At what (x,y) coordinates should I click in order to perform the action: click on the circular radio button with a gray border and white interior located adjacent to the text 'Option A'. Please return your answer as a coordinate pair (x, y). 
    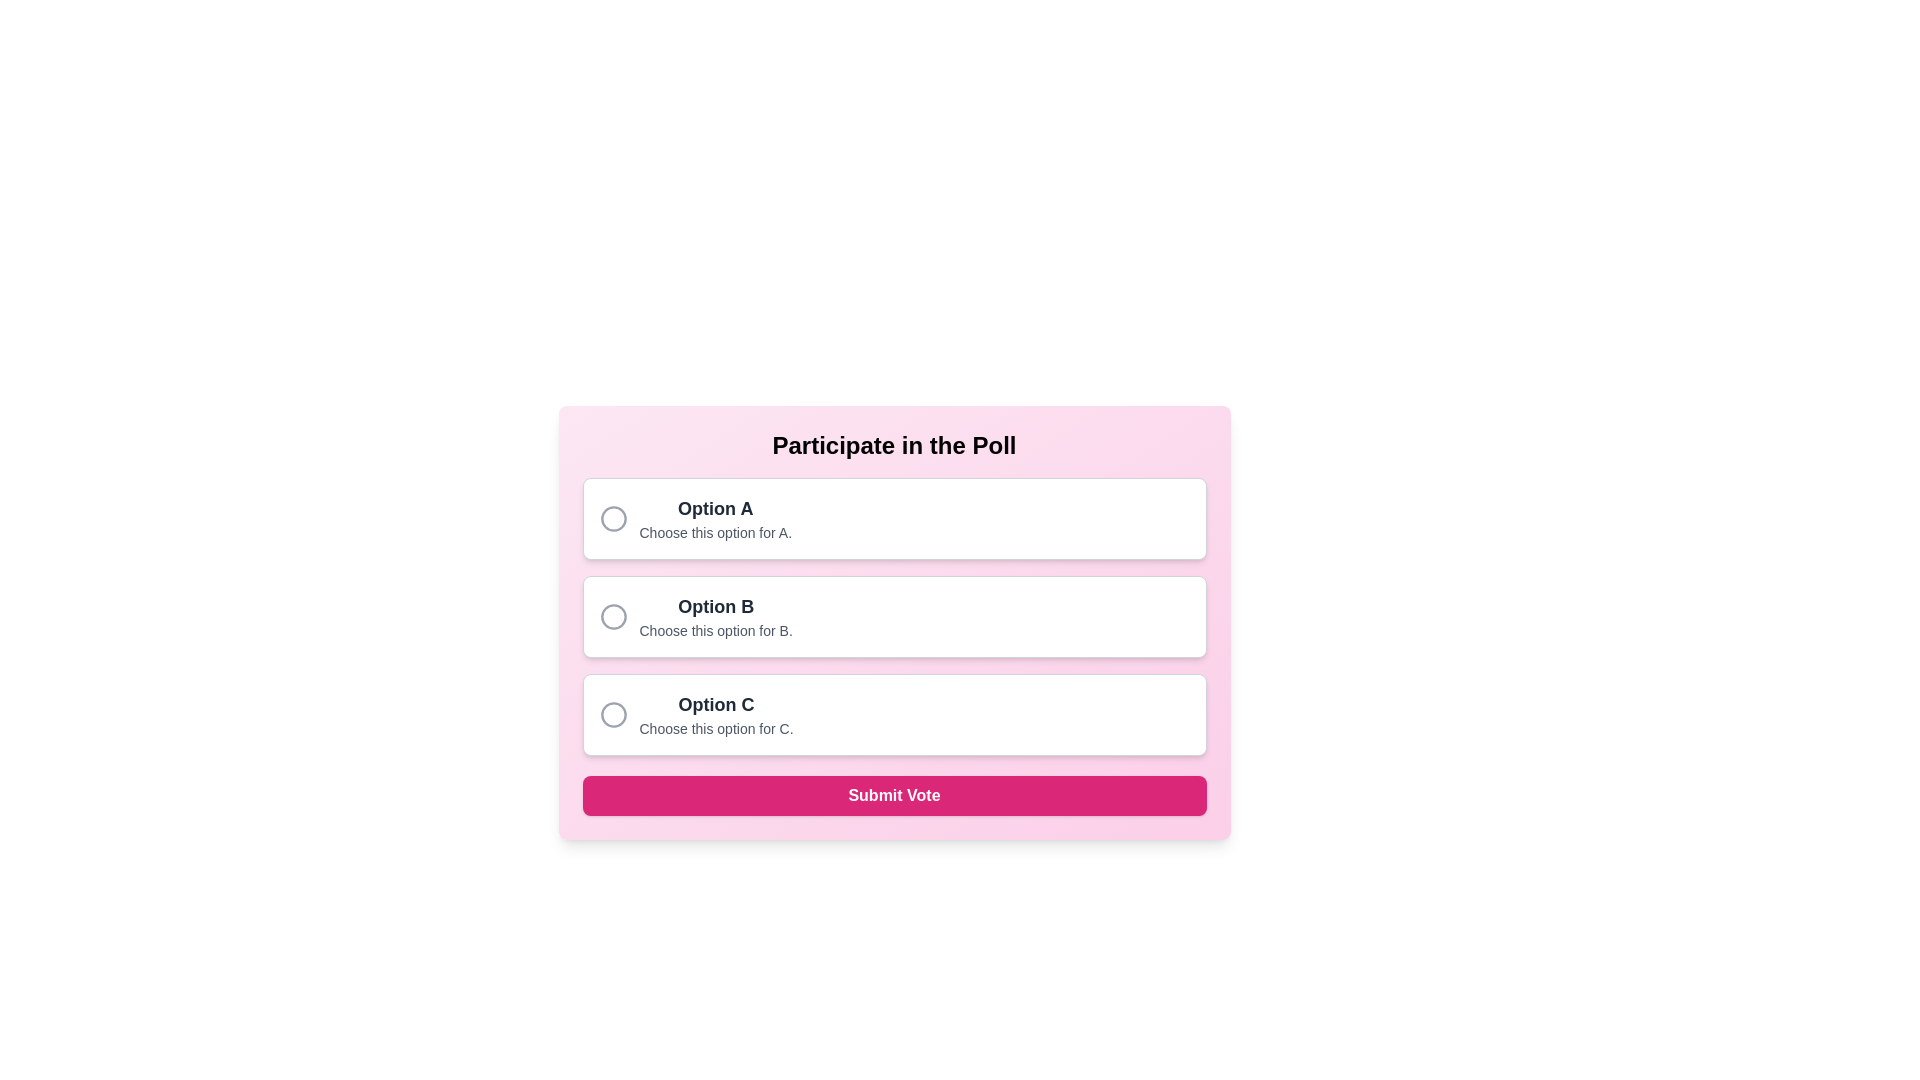
    Looking at the image, I should click on (612, 518).